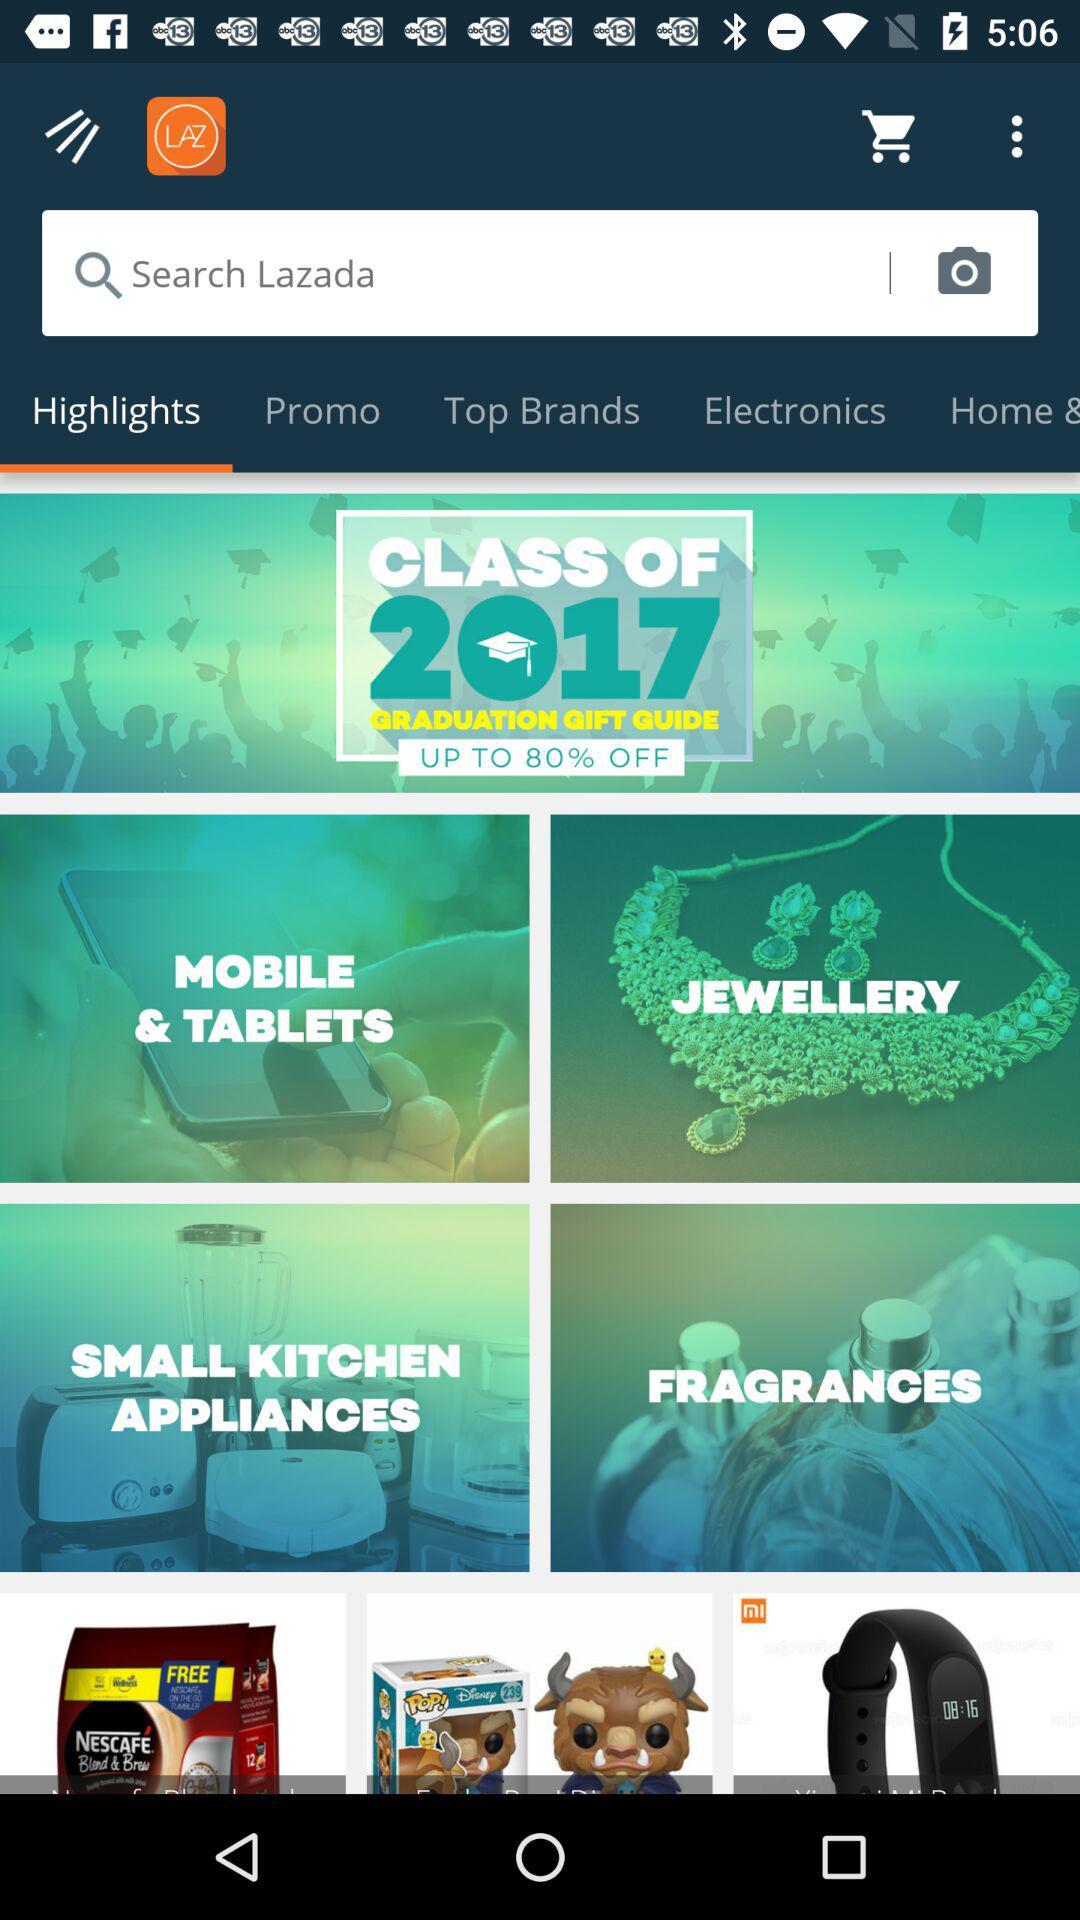 Image resolution: width=1080 pixels, height=1920 pixels. What do you see at coordinates (540, 1692) in the screenshot?
I see `the bottom middle image of page` at bounding box center [540, 1692].